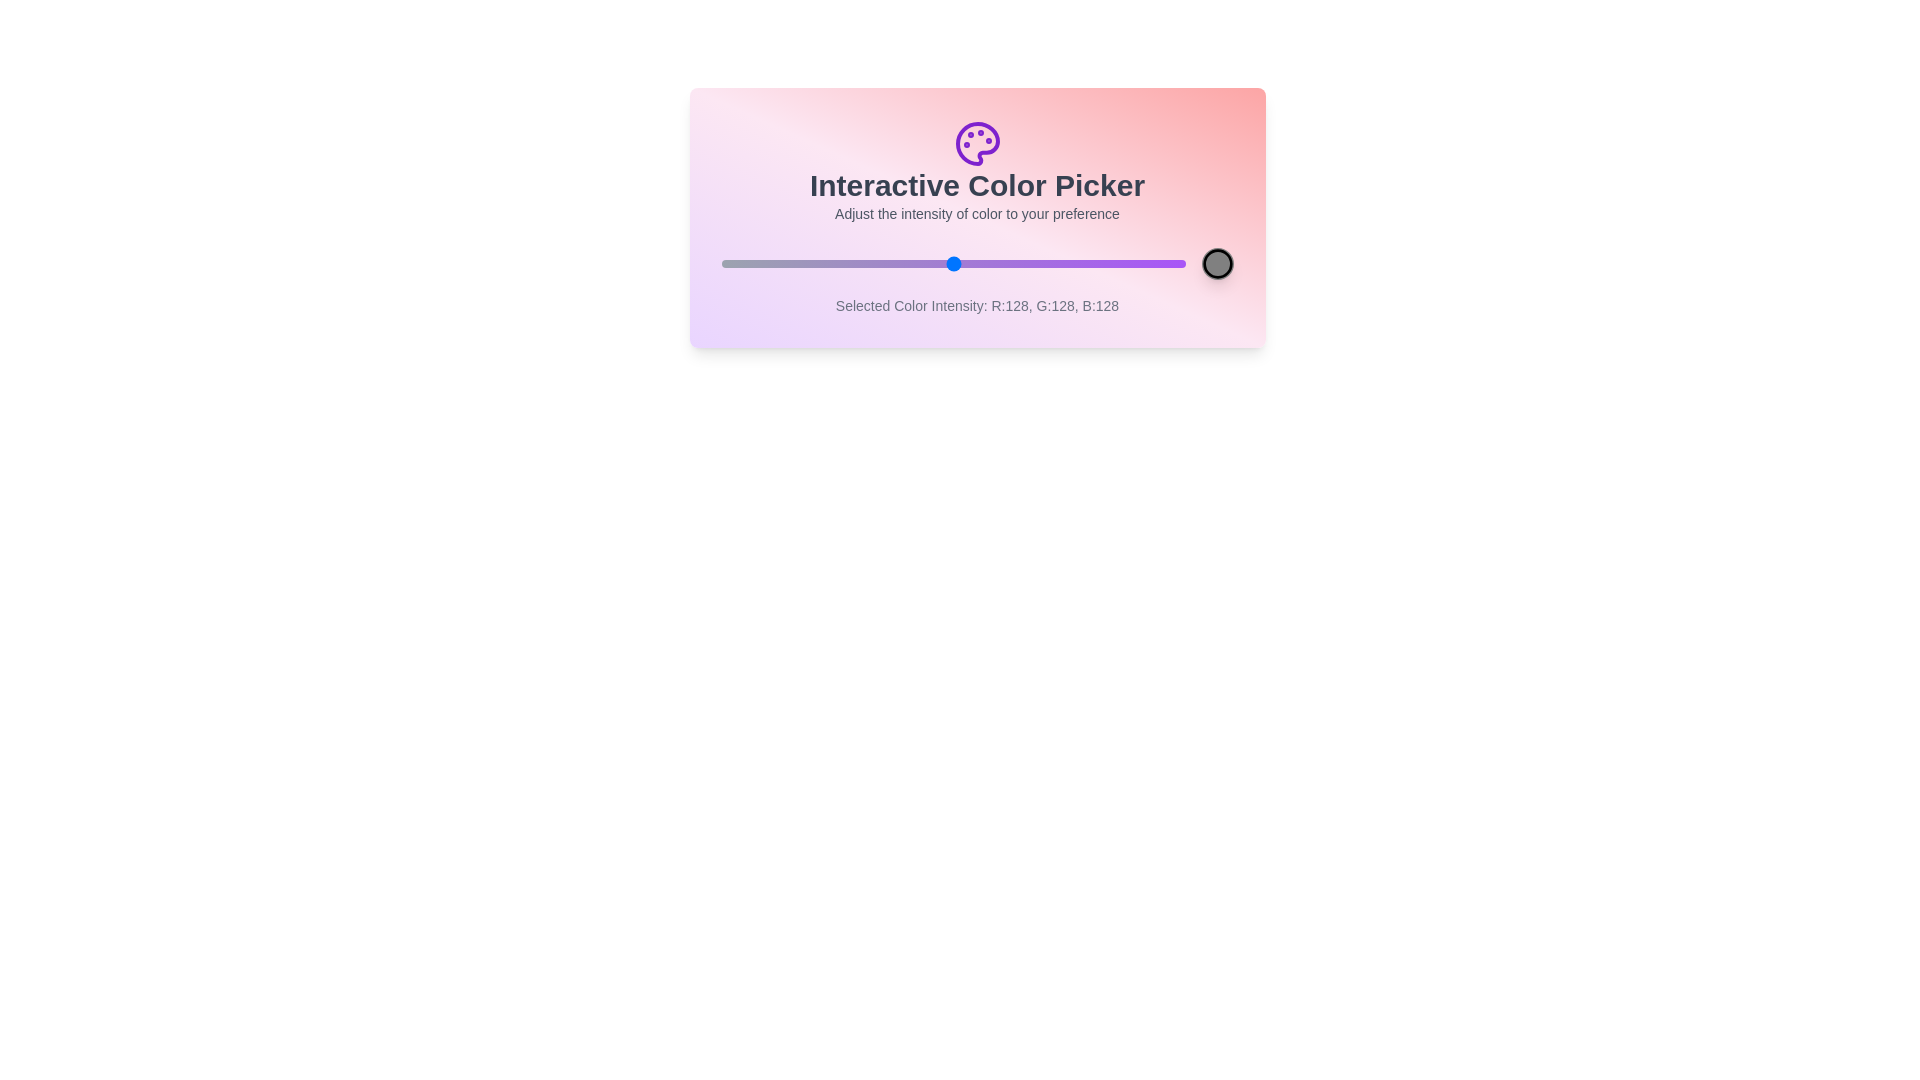  What do you see at coordinates (1029, 262) in the screenshot?
I see `the color intensity to 170 by dragging the slider` at bounding box center [1029, 262].